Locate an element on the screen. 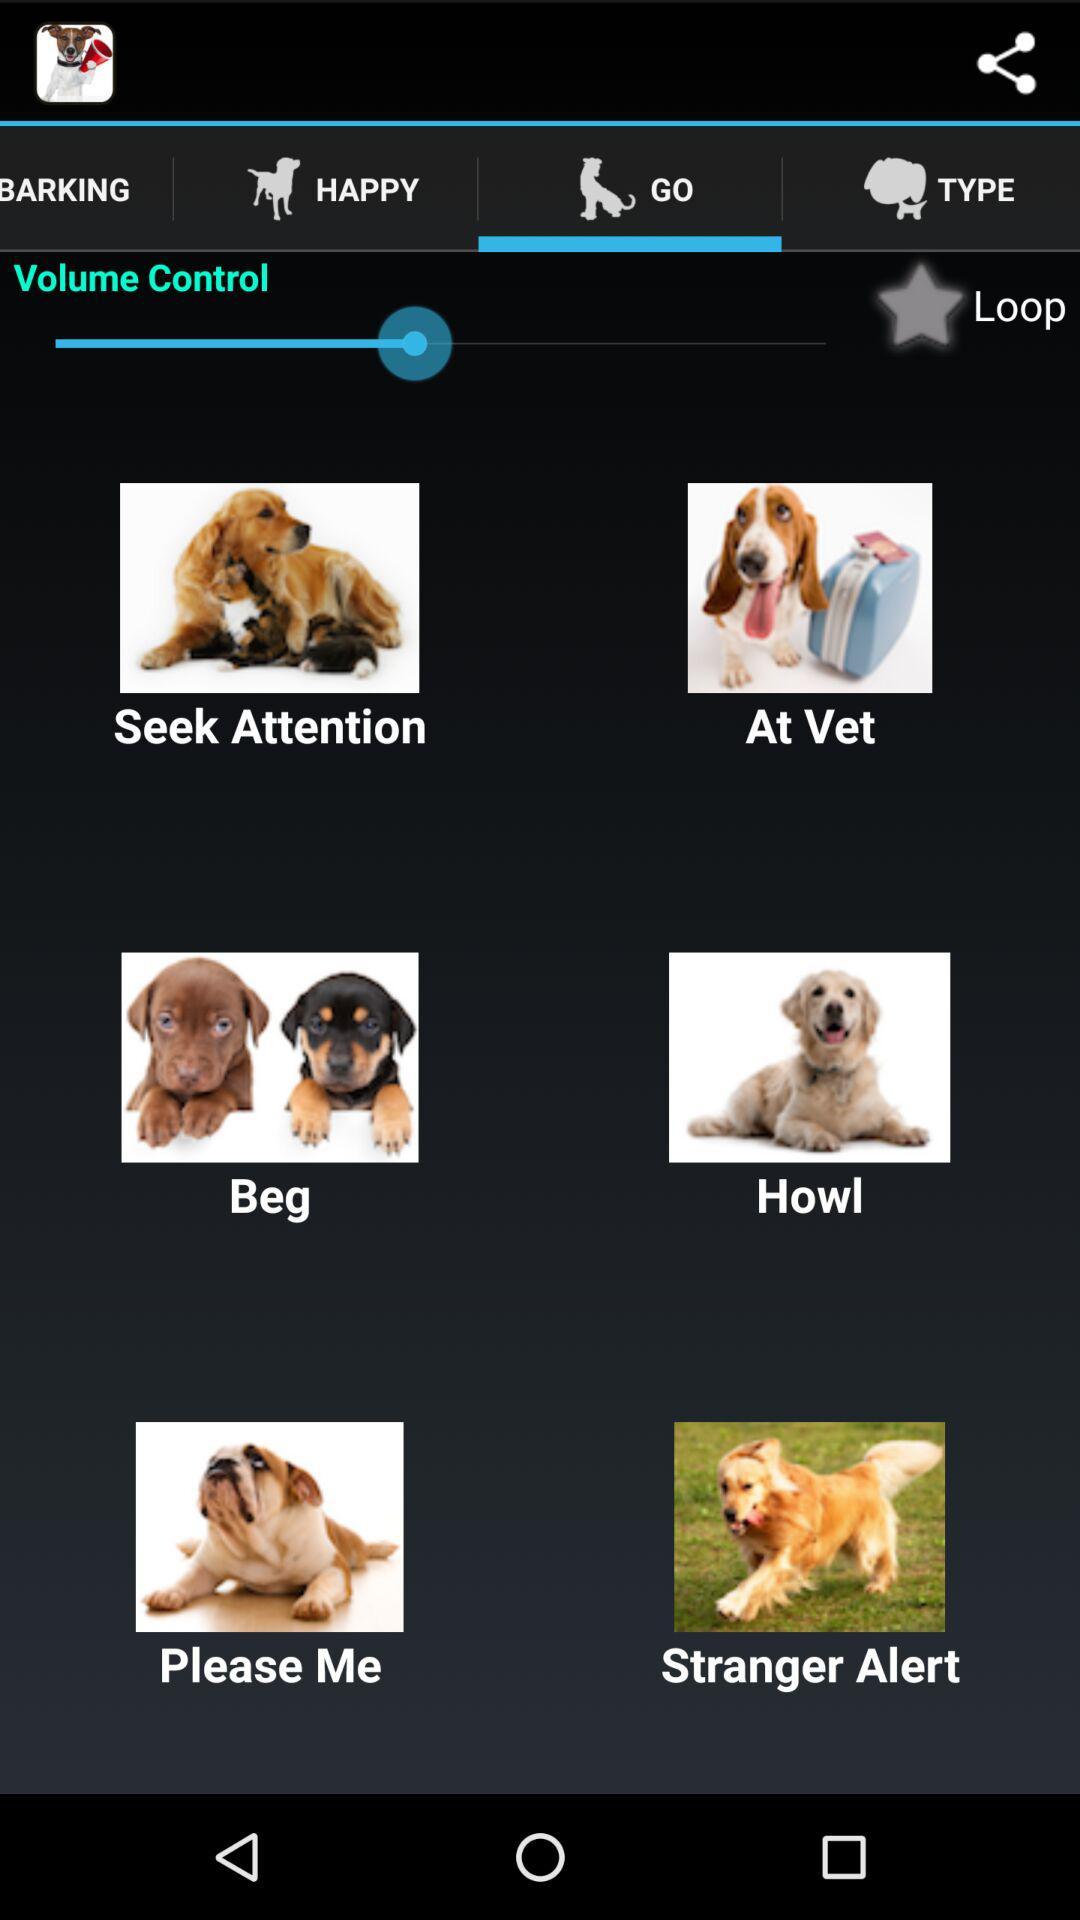  the item above beg is located at coordinates (270, 618).